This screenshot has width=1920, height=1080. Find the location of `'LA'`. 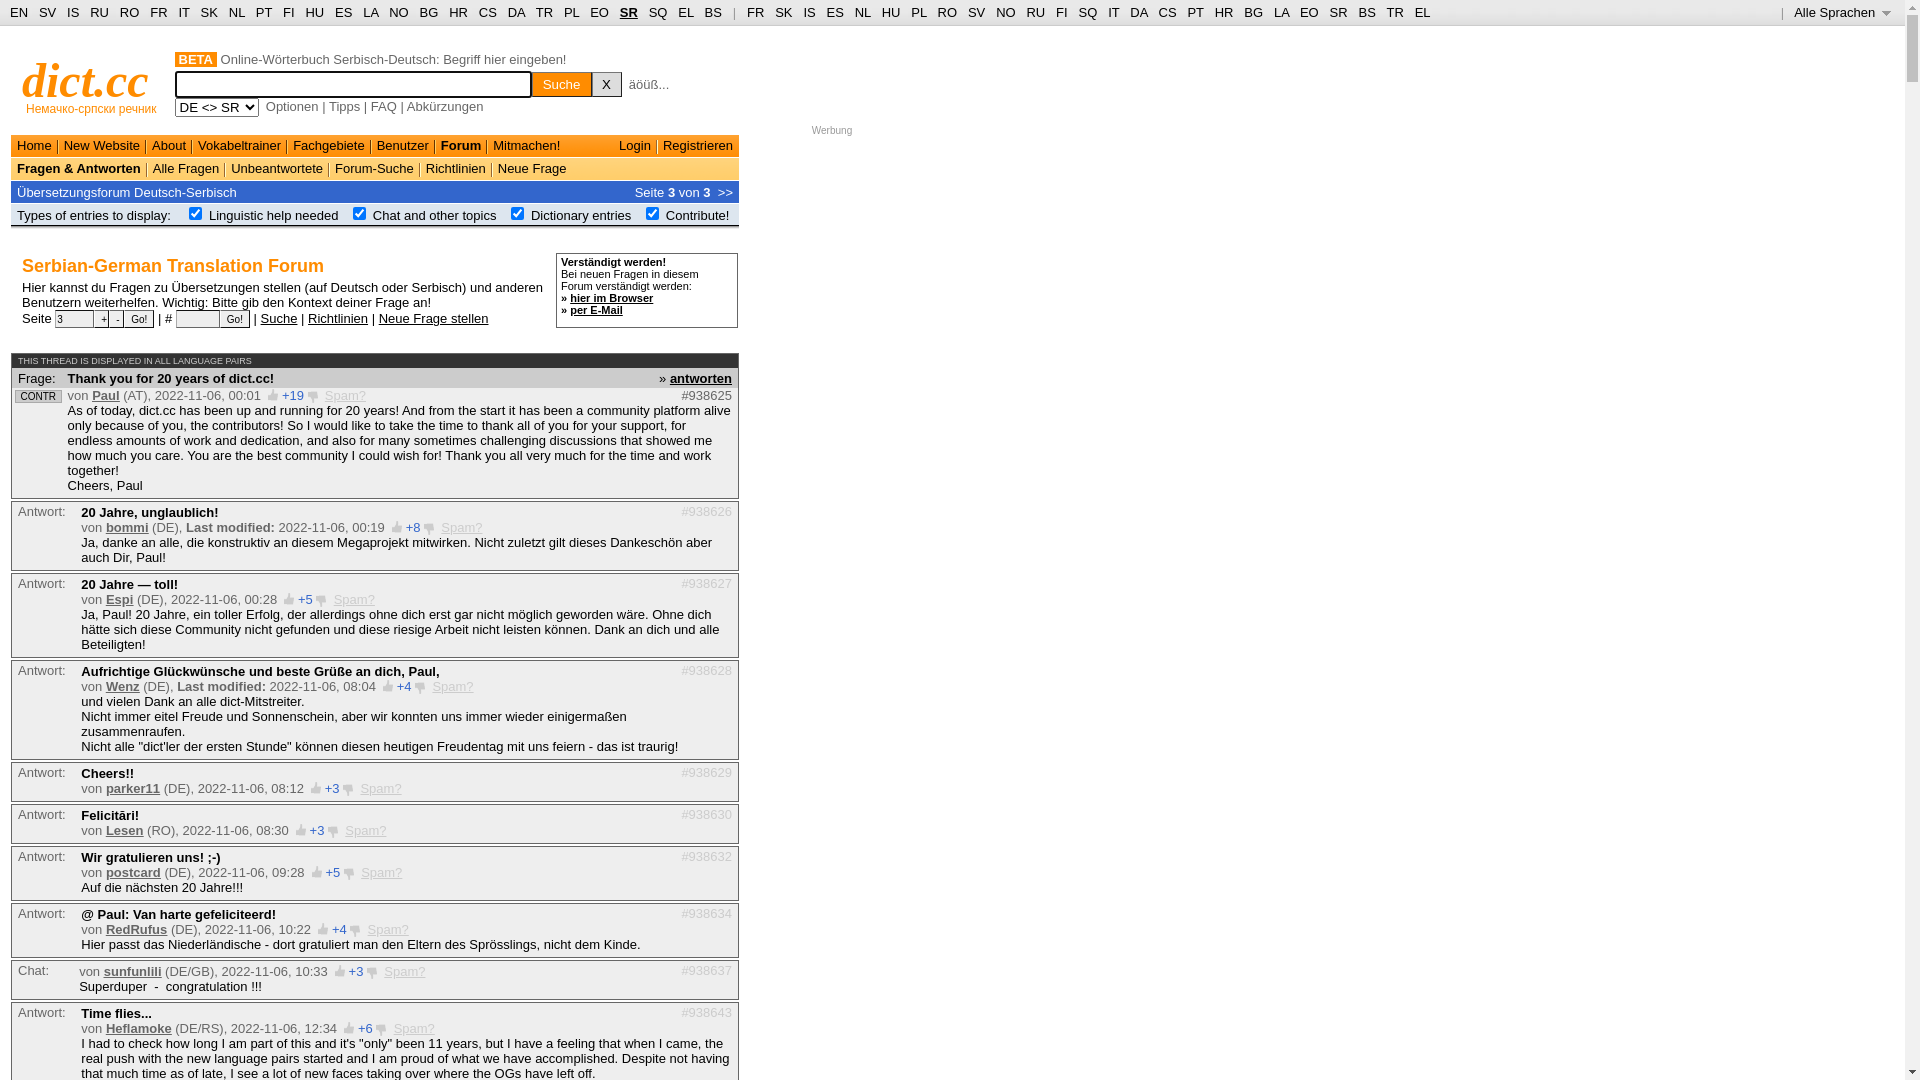

'LA' is located at coordinates (1272, 12).